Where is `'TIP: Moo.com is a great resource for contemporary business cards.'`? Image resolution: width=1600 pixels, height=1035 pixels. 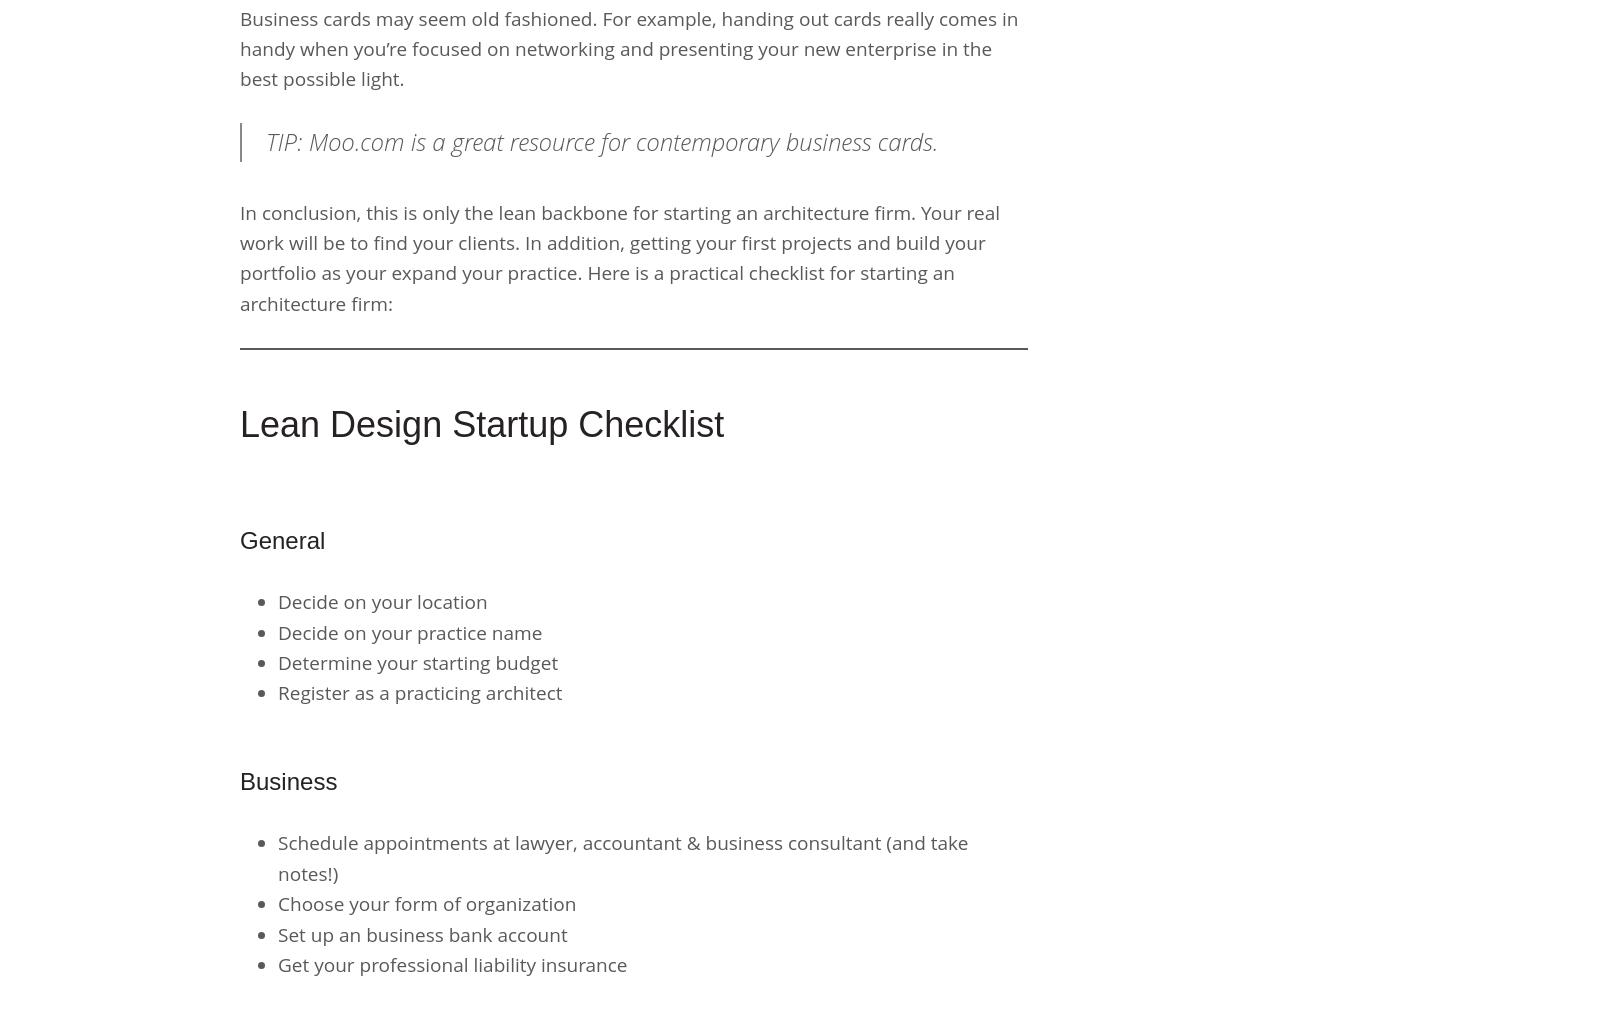
'TIP: Moo.com is a great resource for contemporary business cards.' is located at coordinates (266, 141).